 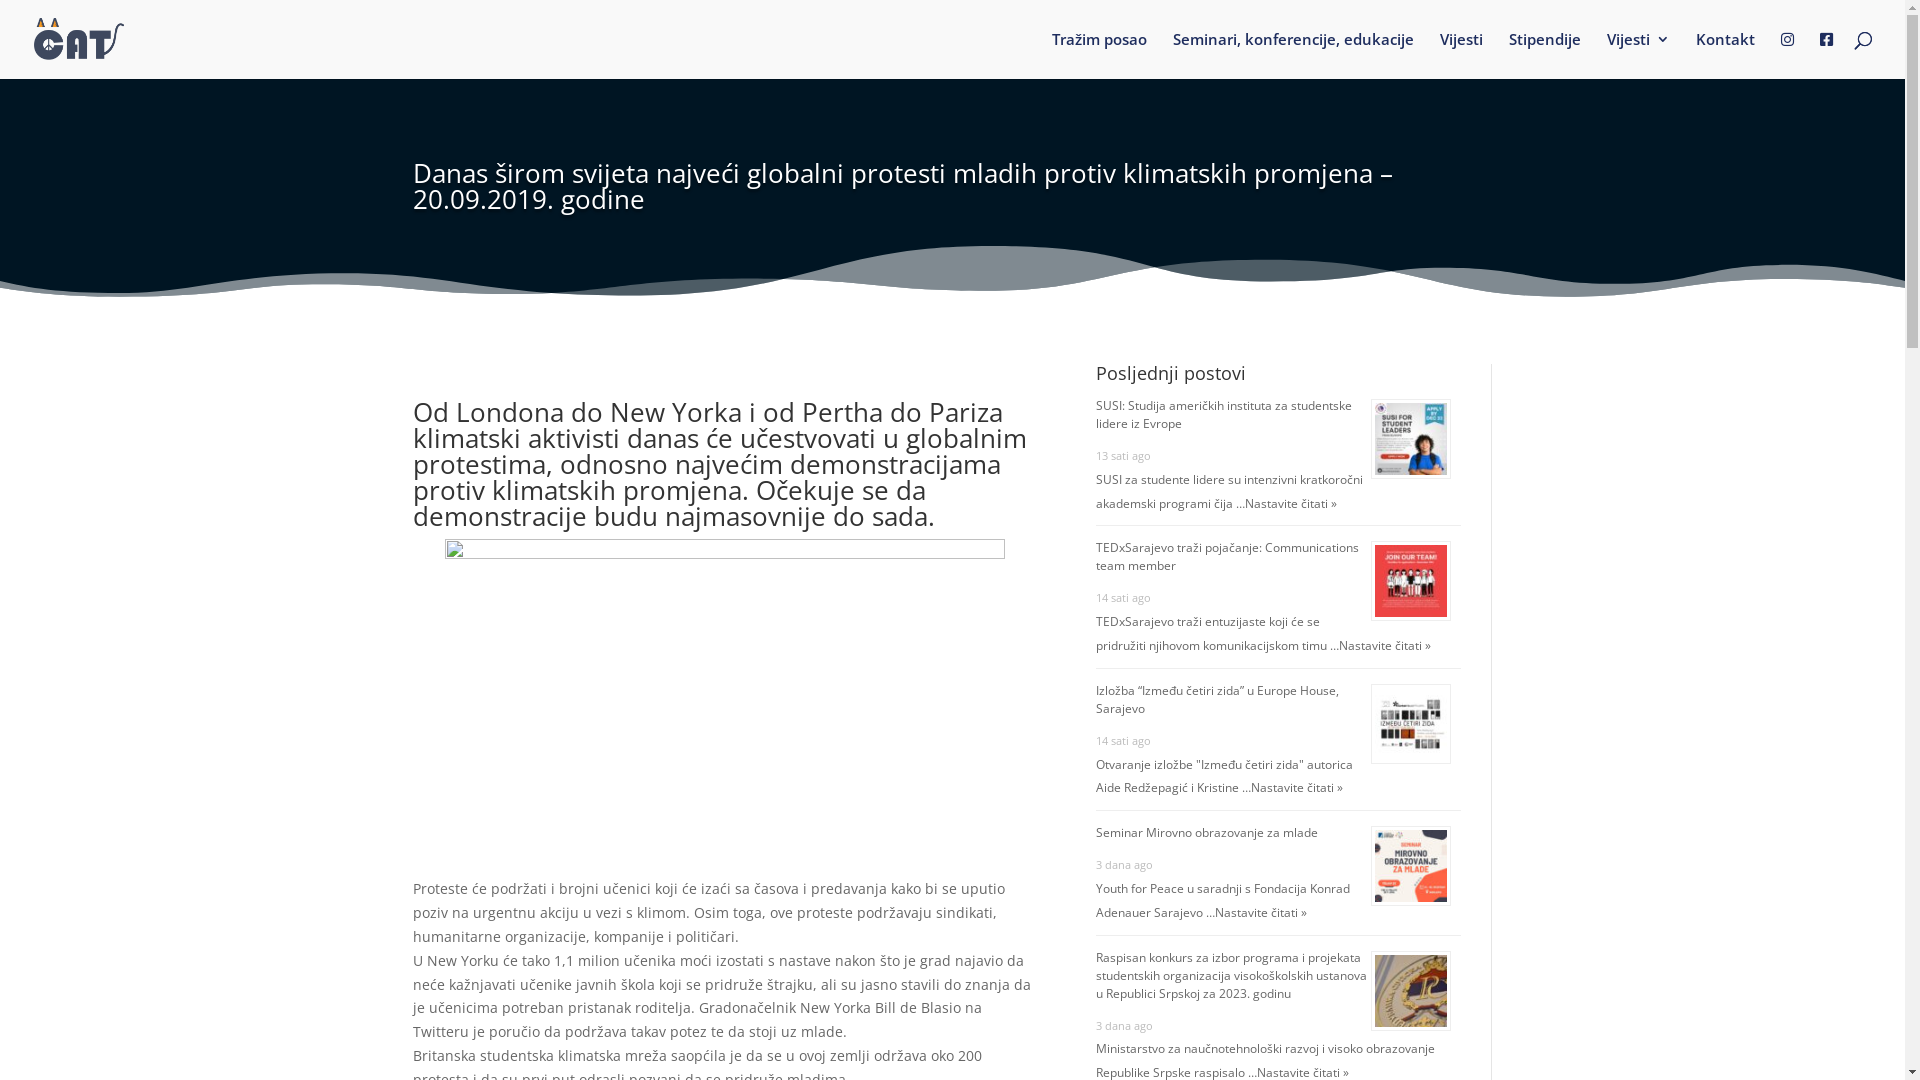 I want to click on 'Vijesti', so click(x=1461, y=53).